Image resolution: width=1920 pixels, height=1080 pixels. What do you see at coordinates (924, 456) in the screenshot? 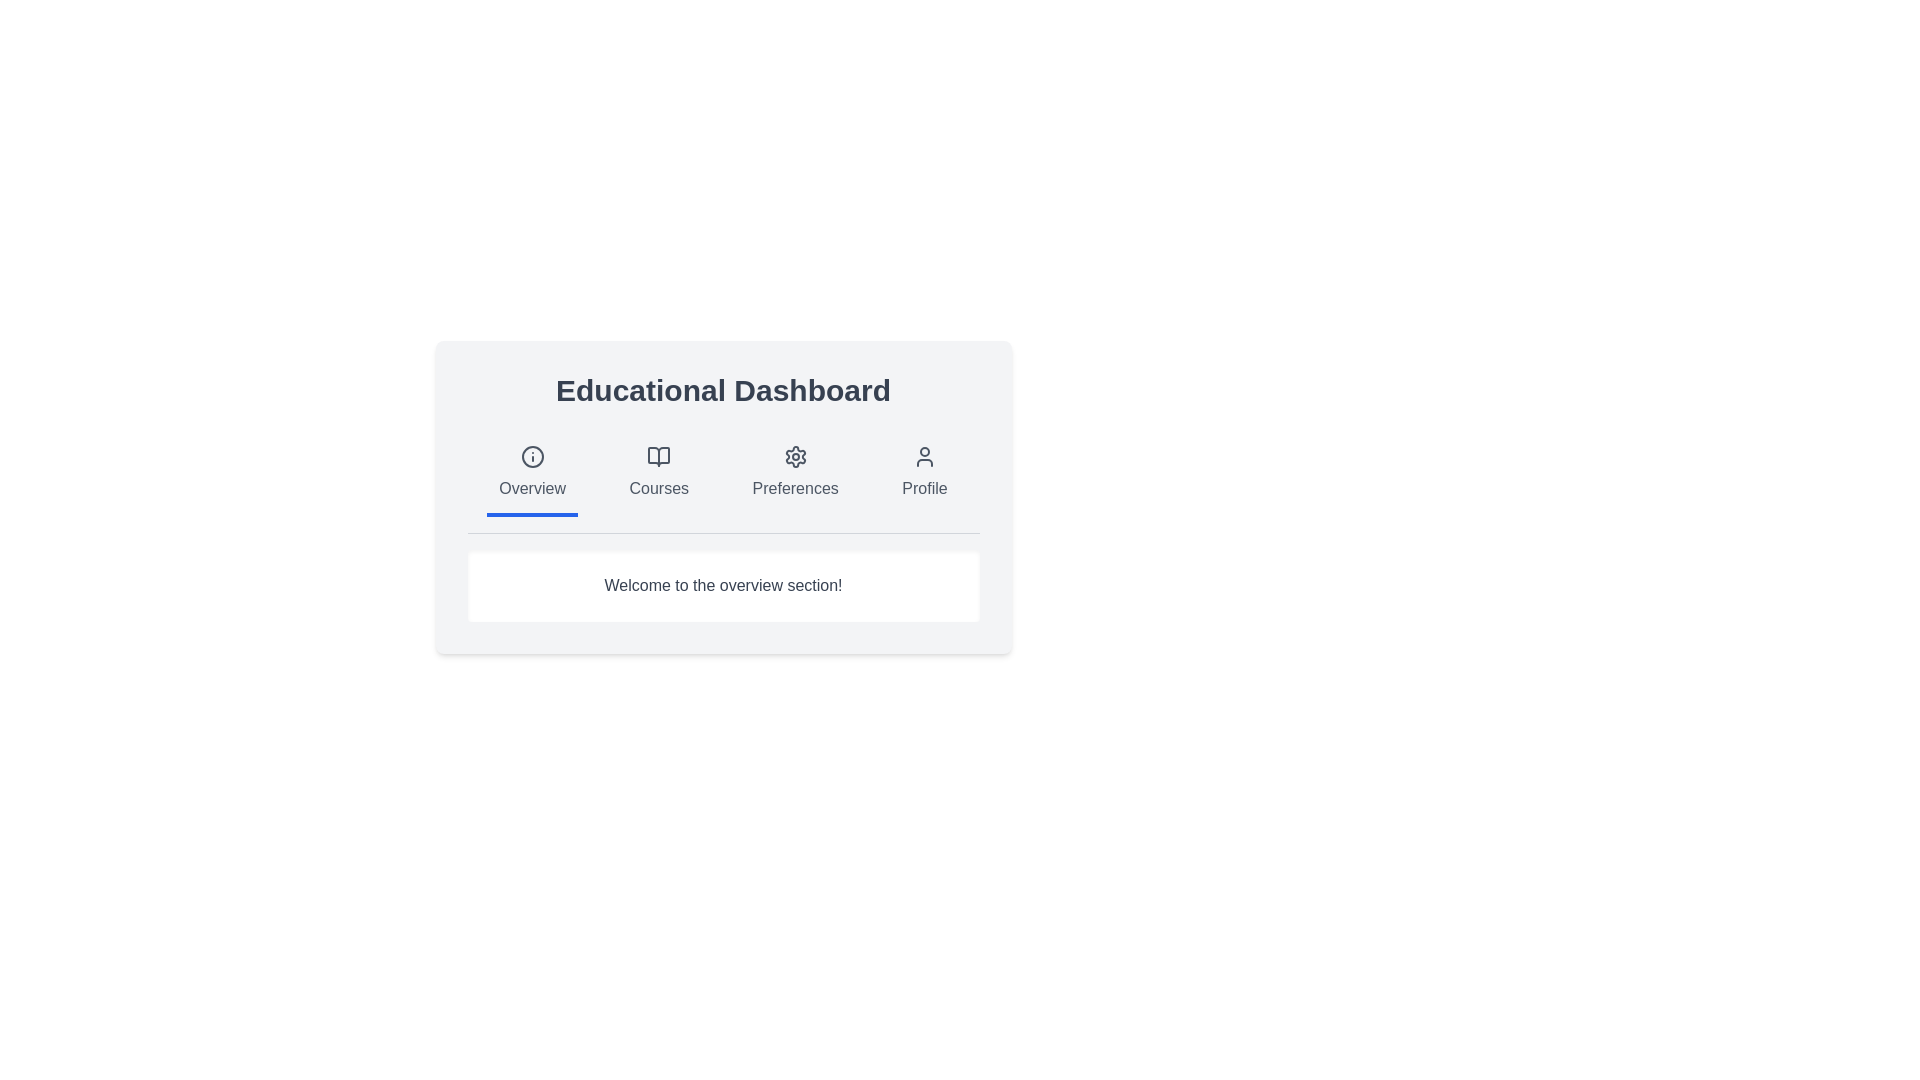
I see `the profile menu item, which is represented by a human figure icon and labeled 'Profile'` at bounding box center [924, 456].